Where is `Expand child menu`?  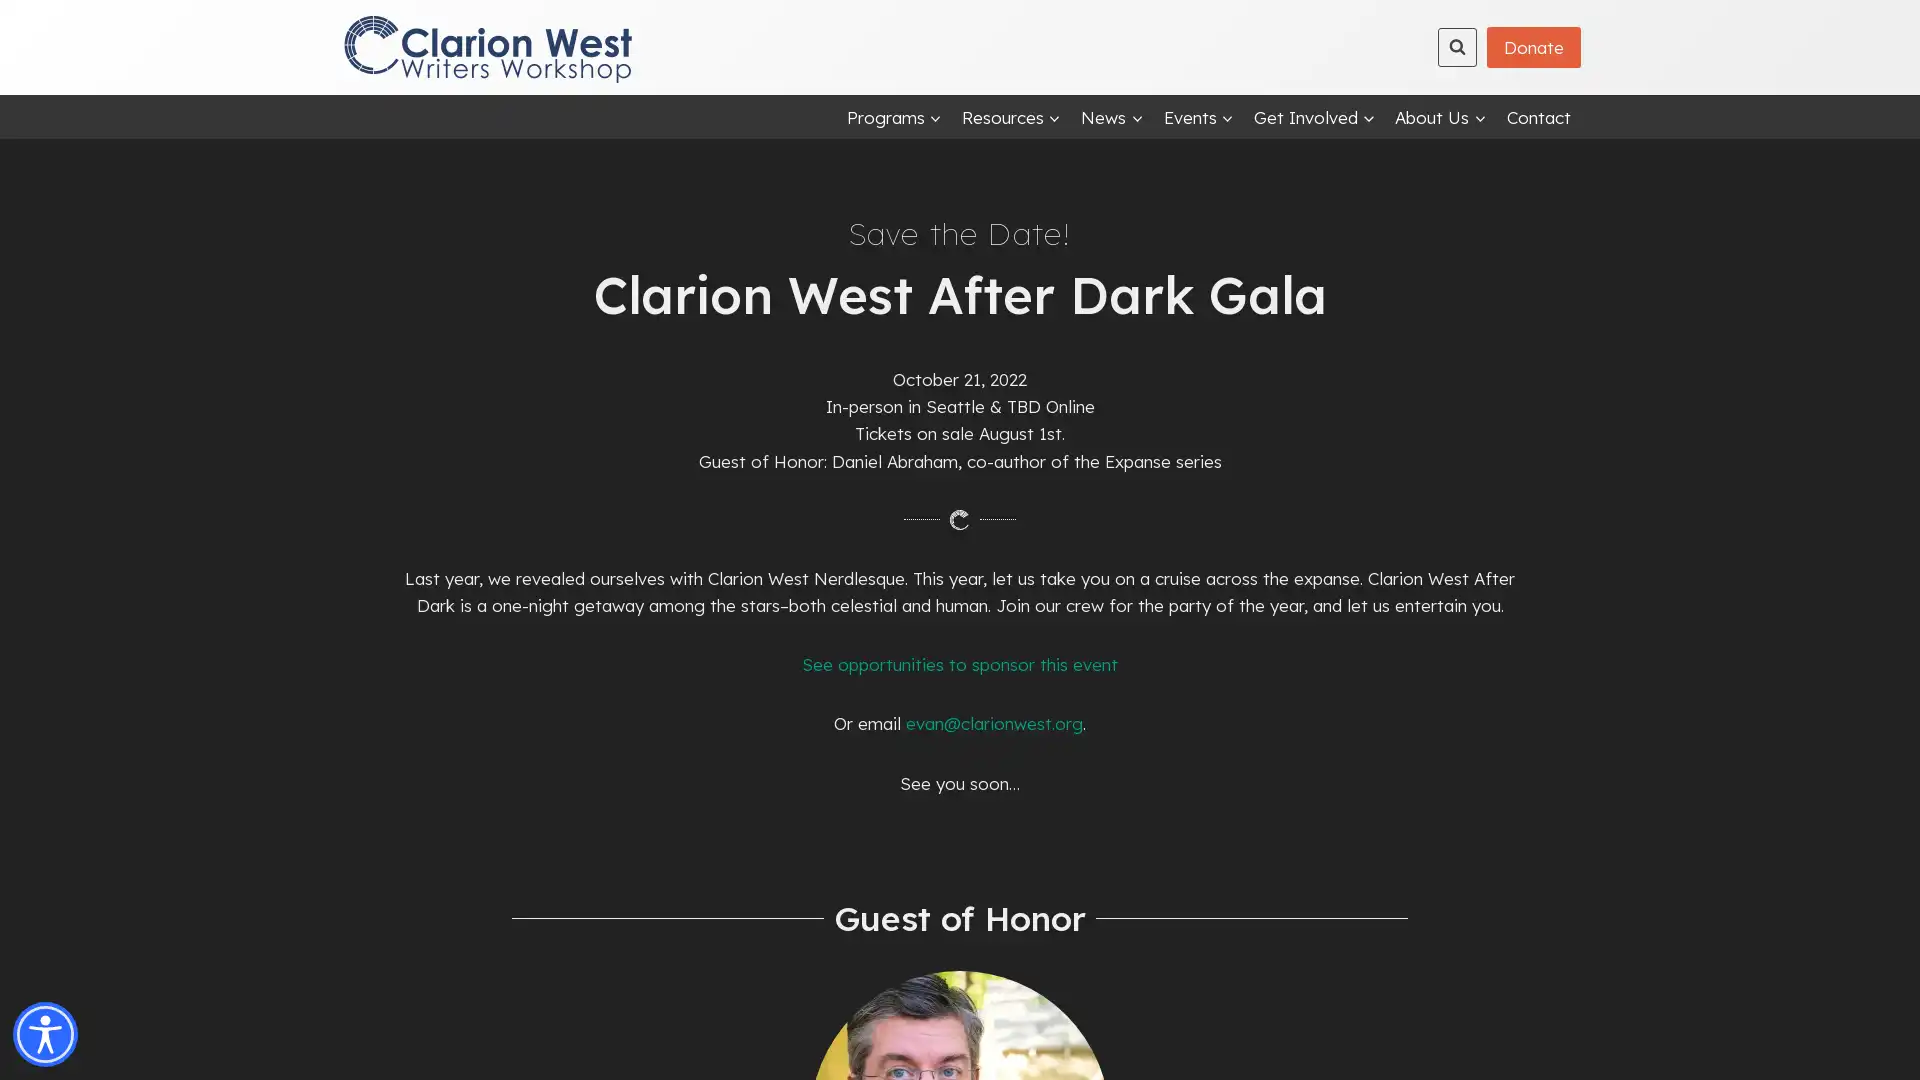 Expand child menu is located at coordinates (892, 116).